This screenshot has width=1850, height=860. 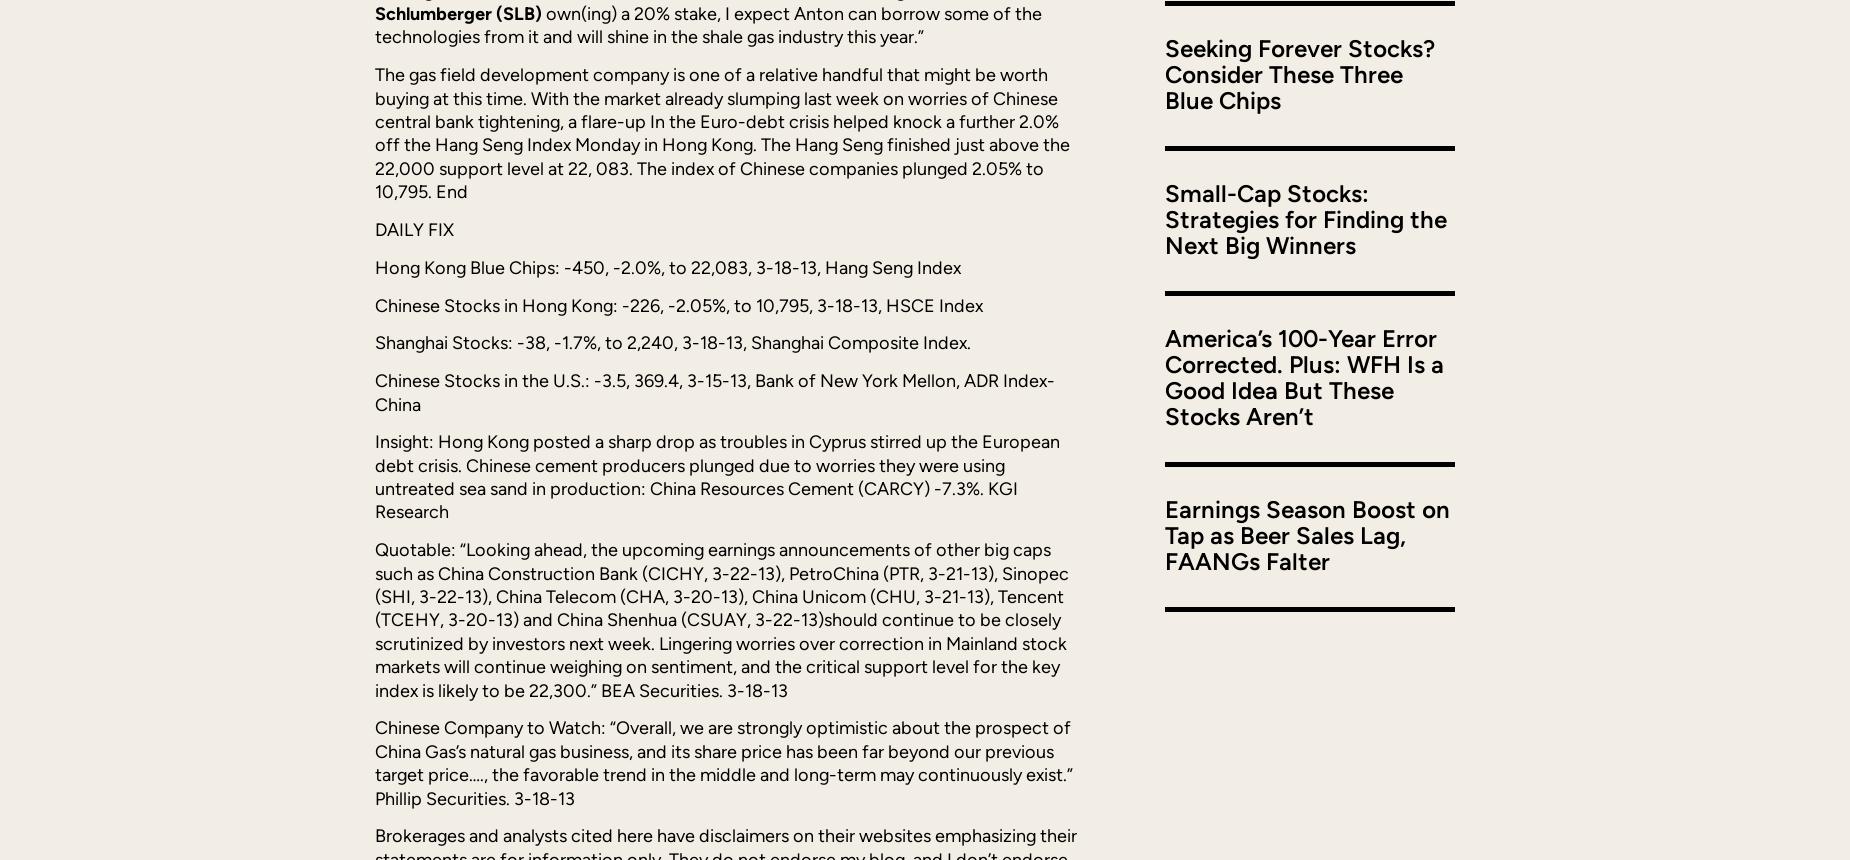 I want to click on 'Chinese Company to Watch: “Overall, we are strongly optimistic about the prospect of China Gas’s natural gas business, and its share price has been far beyond our previous target price…., the favorable trend in the middle and long-term may continuously exist.” Phillip Securities. 3-18-13', so click(x=724, y=762).